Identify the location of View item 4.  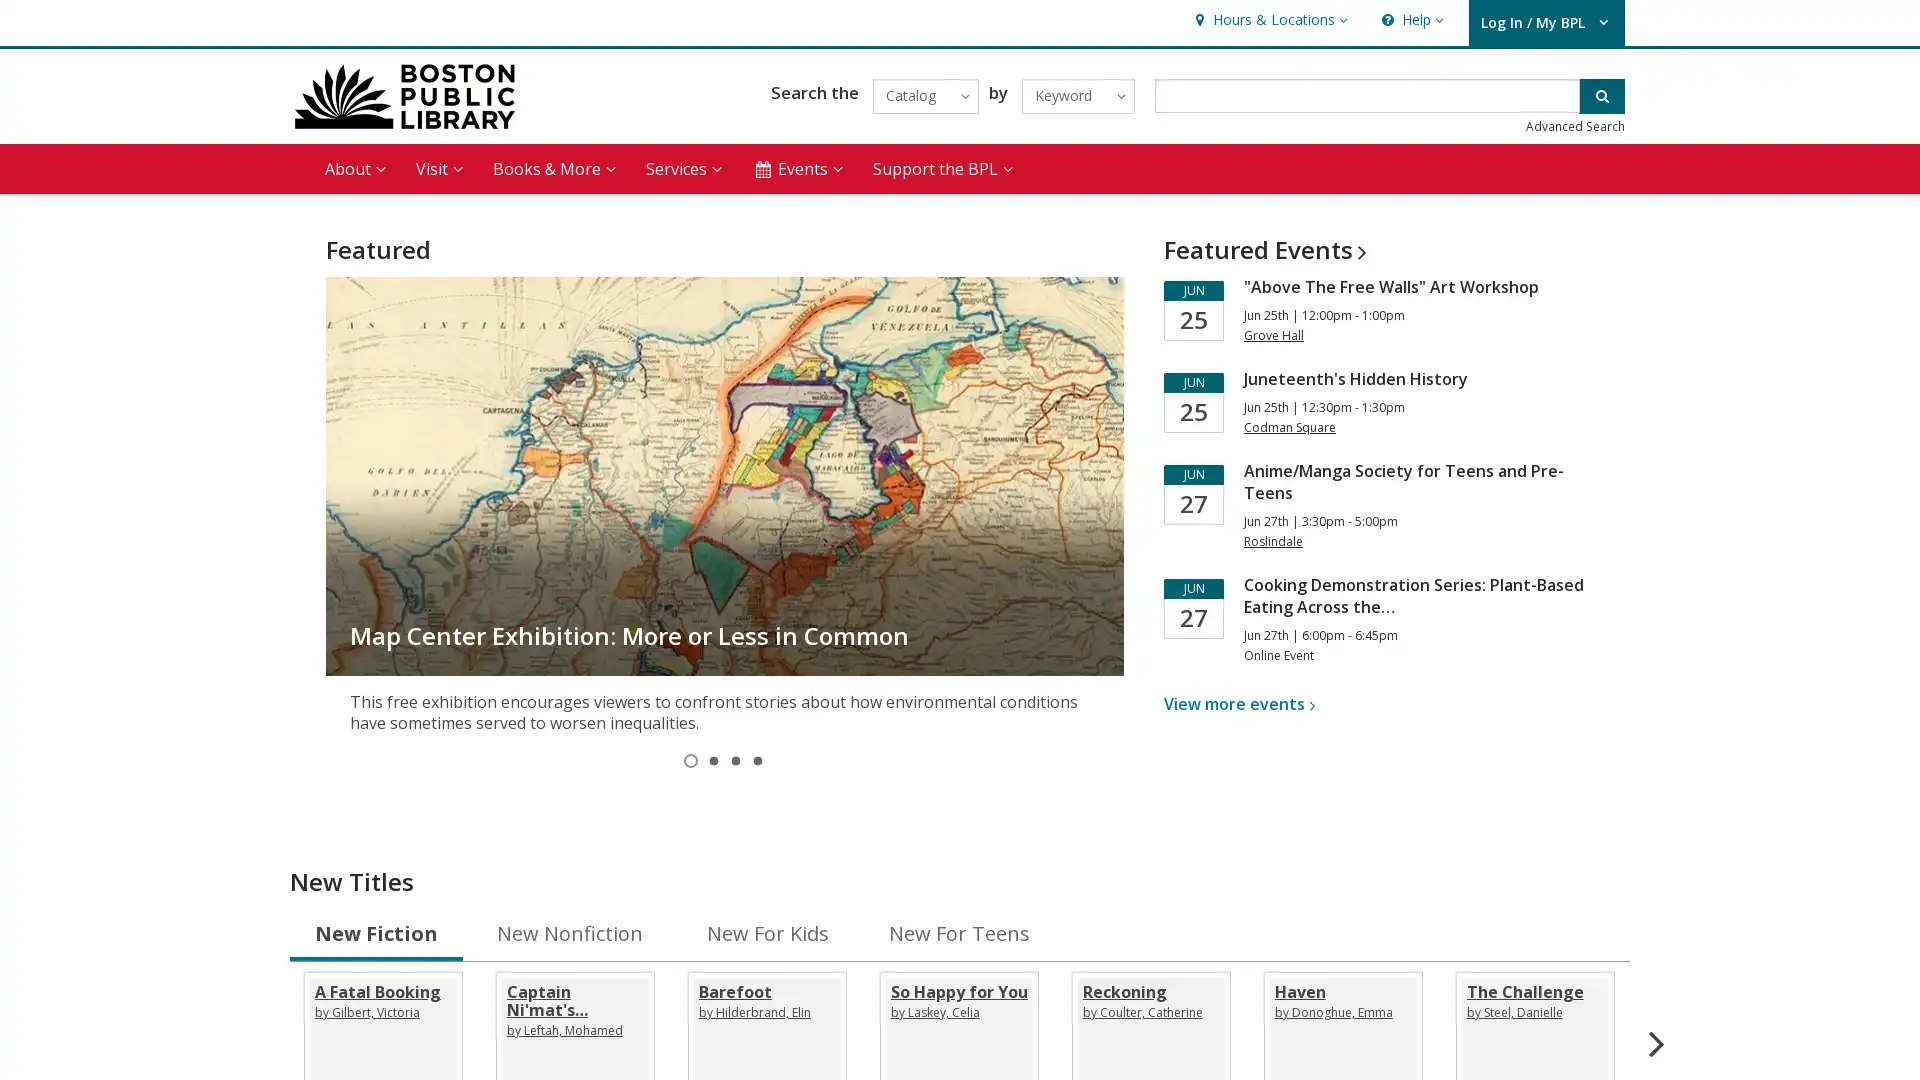
(757, 759).